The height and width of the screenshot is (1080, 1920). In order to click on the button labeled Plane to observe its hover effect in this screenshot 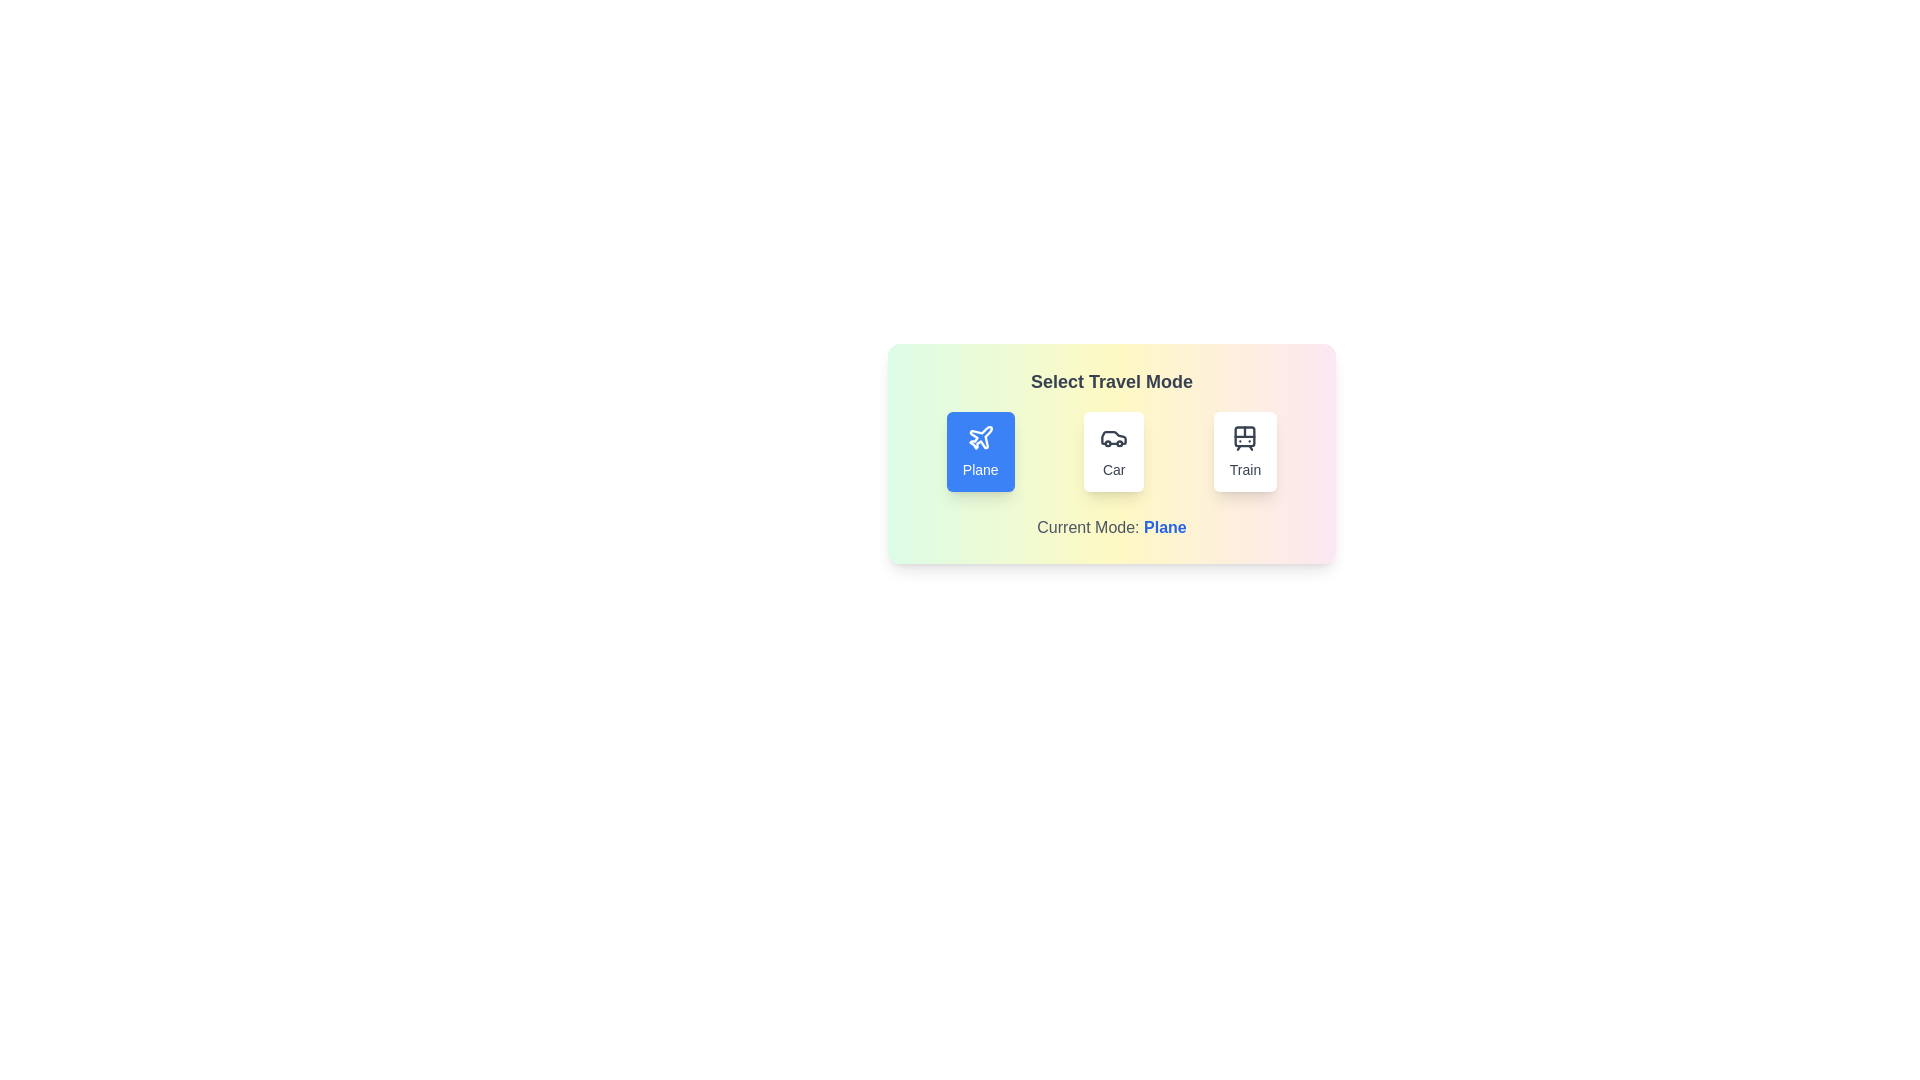, I will do `click(979, 451)`.